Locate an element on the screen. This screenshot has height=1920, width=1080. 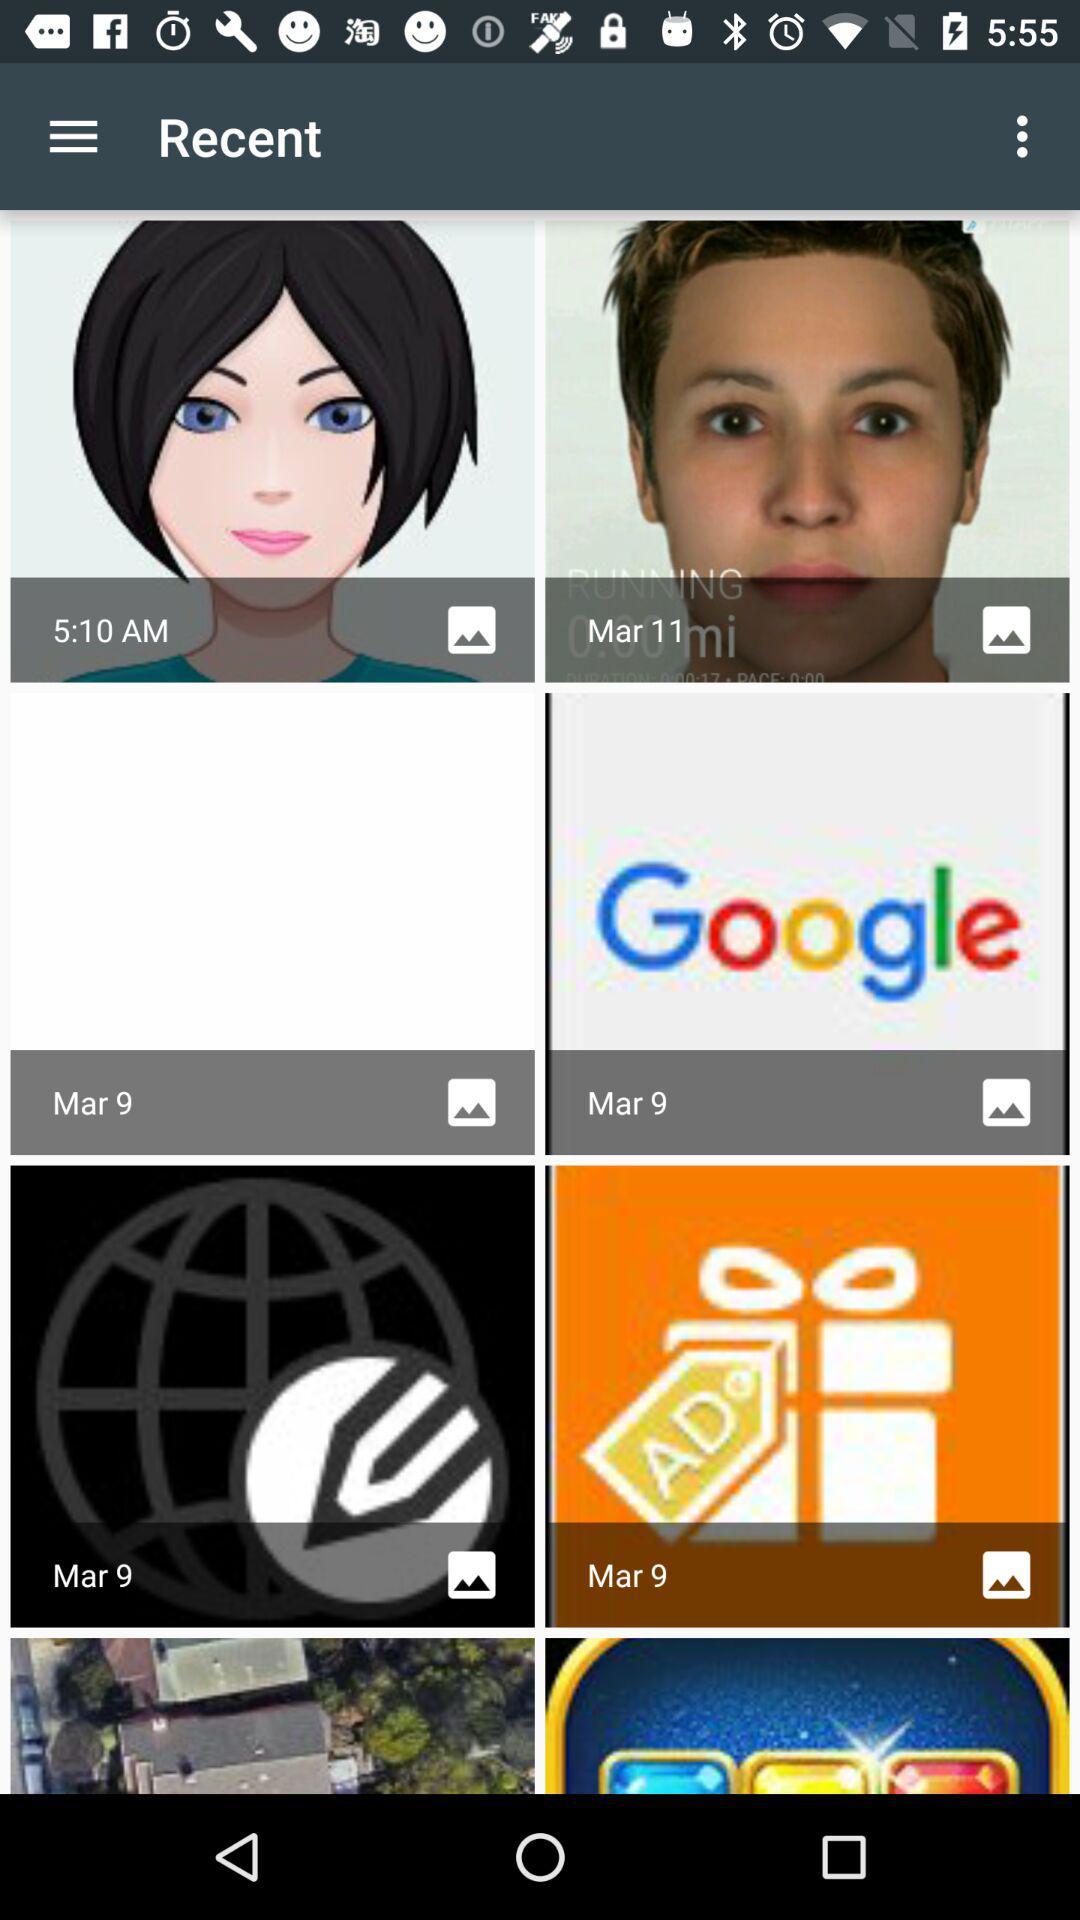
the app next to the recent is located at coordinates (1027, 135).